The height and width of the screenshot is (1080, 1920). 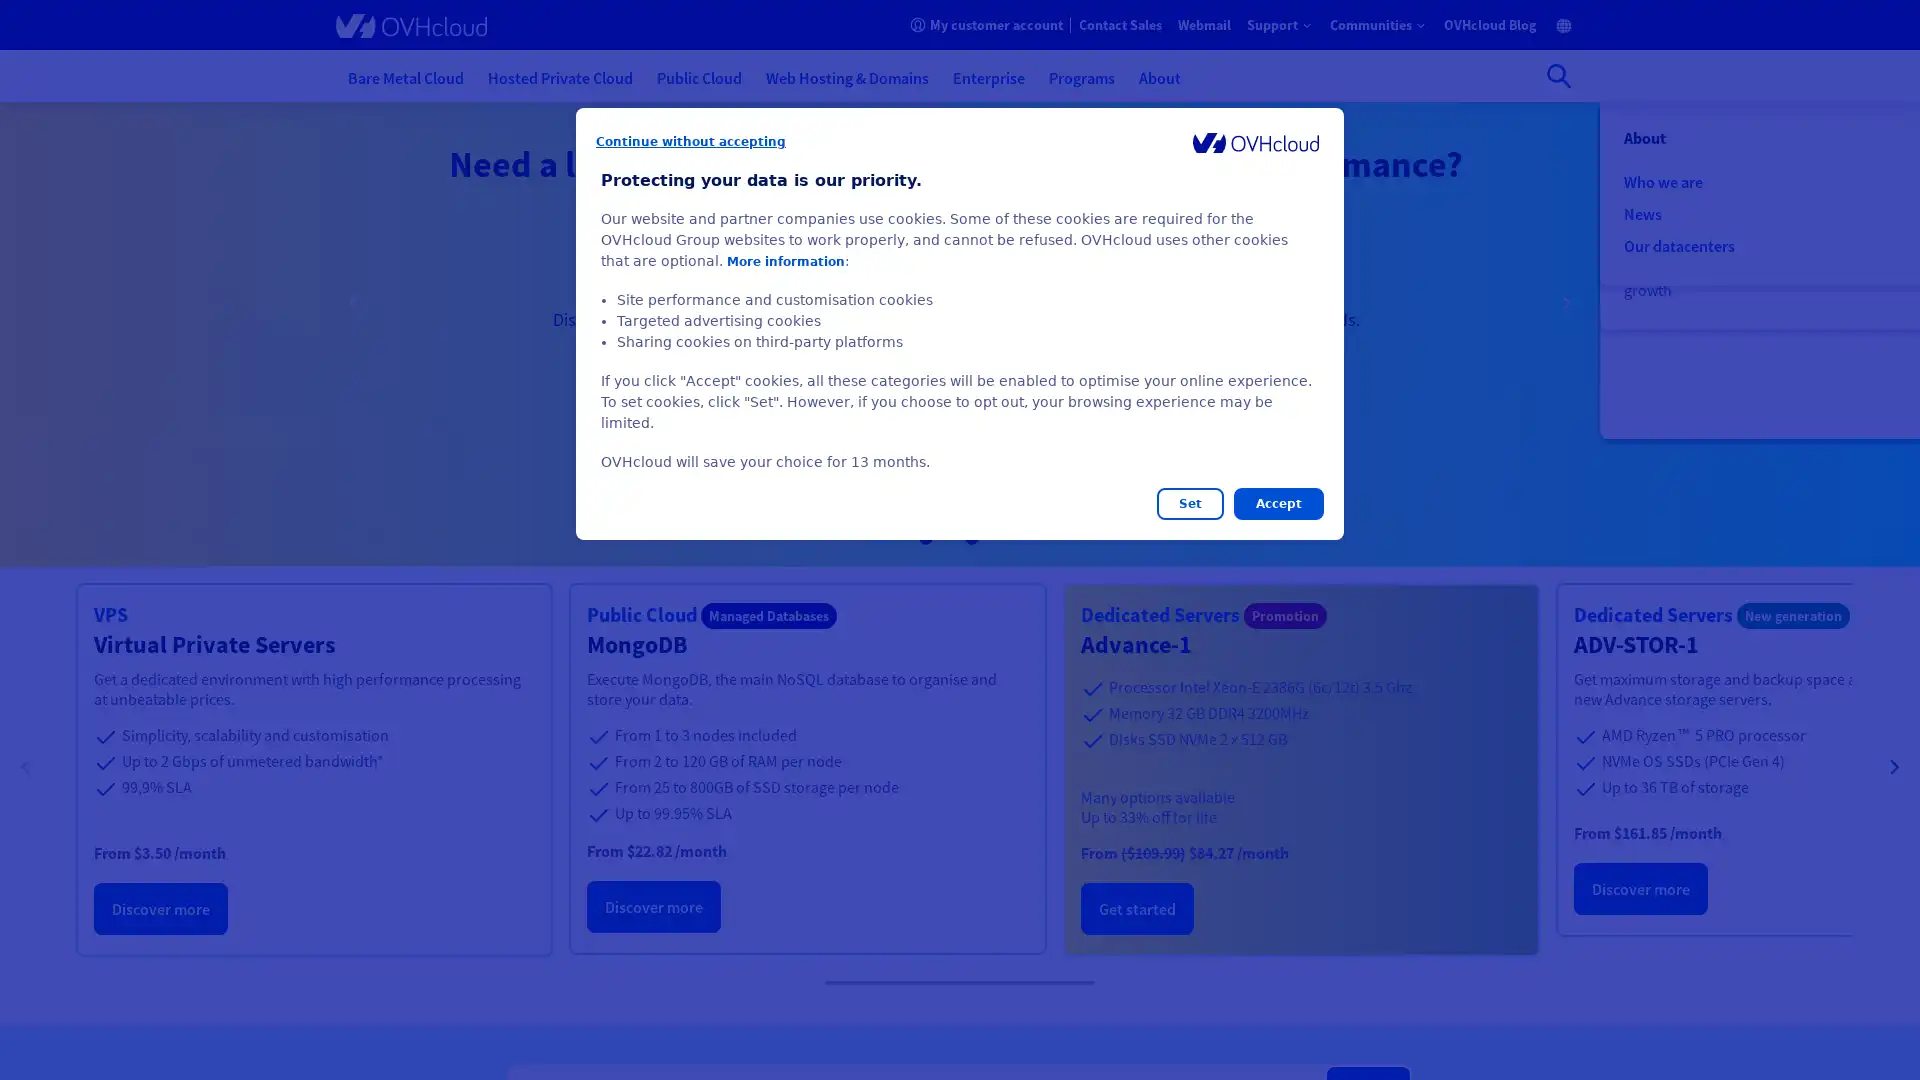 I want to click on Discover more, so click(x=653, y=906).